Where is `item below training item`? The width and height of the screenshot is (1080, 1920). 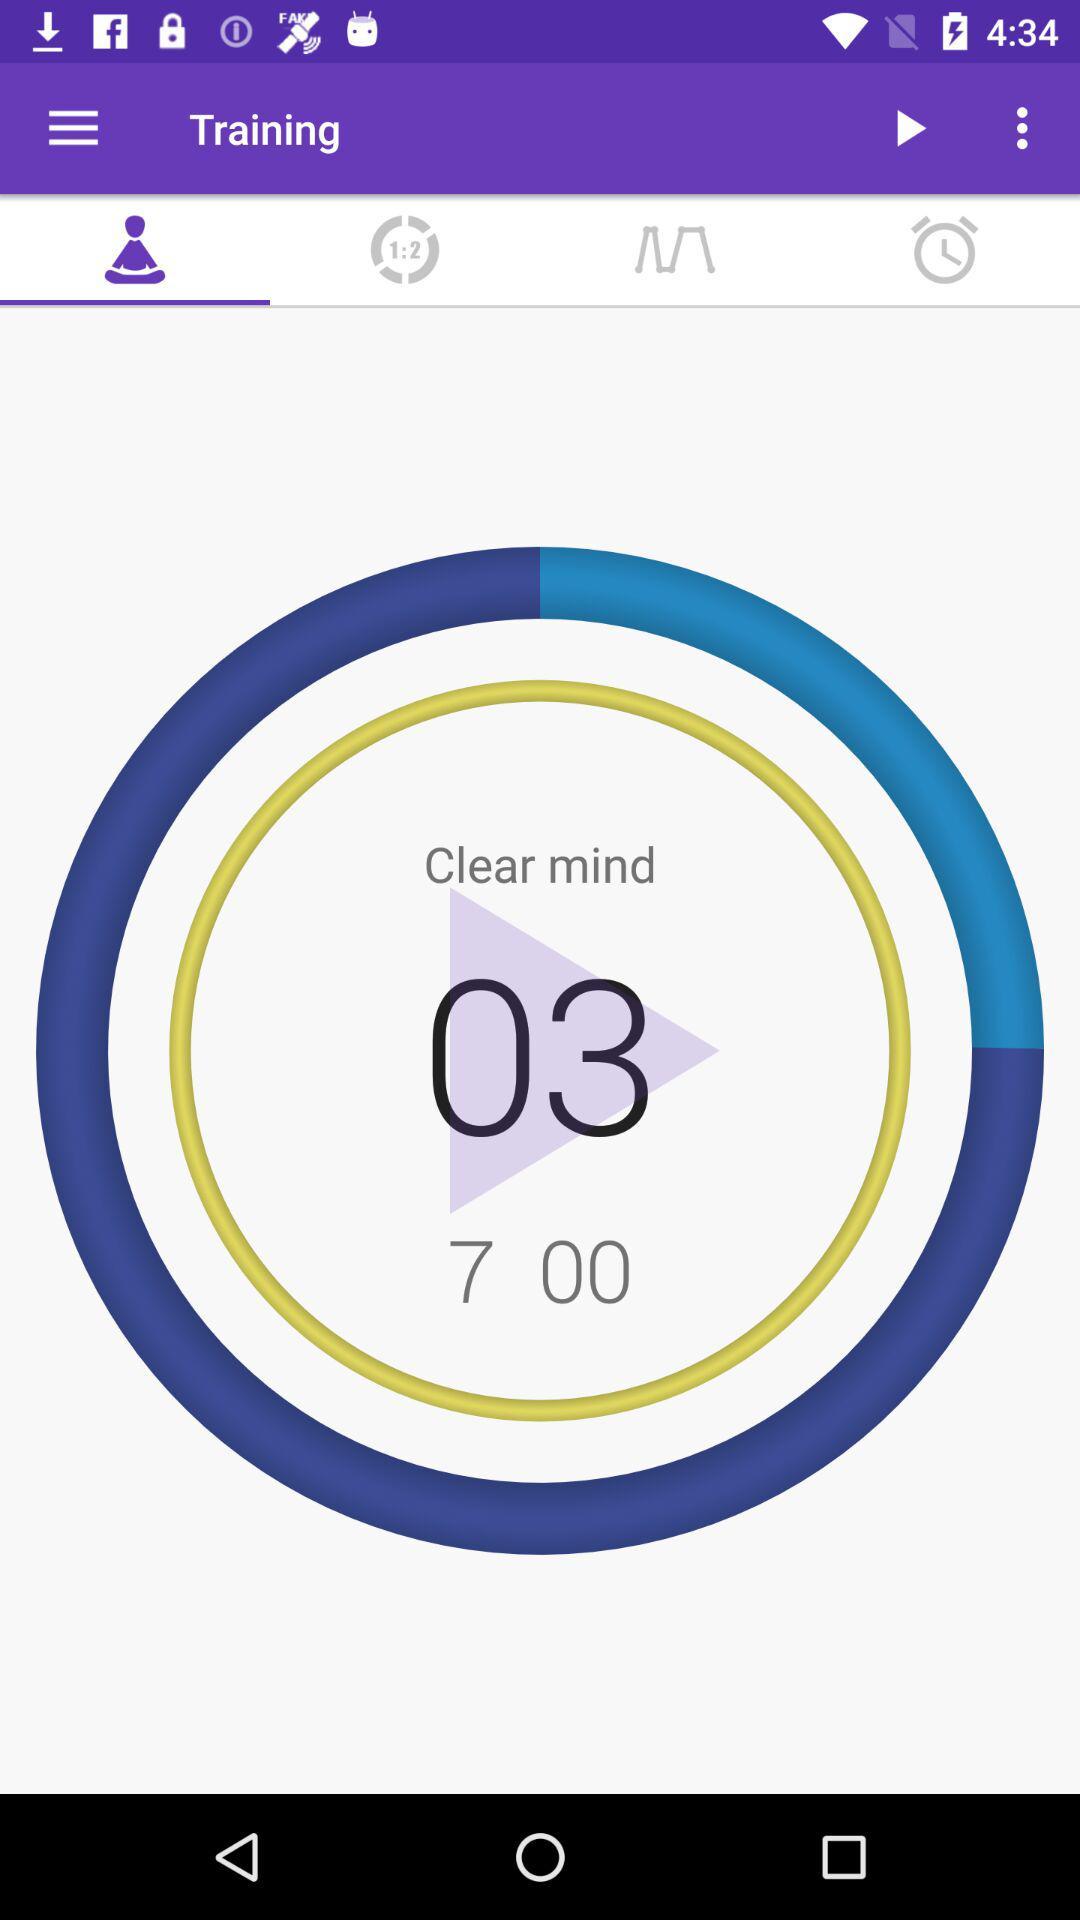
item below training item is located at coordinates (405, 248).